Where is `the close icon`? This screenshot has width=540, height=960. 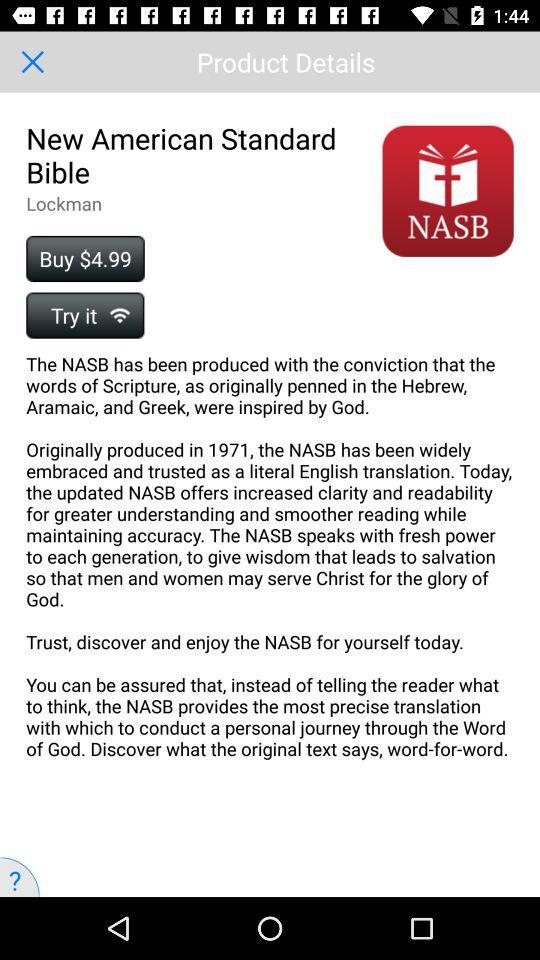
the close icon is located at coordinates (31, 62).